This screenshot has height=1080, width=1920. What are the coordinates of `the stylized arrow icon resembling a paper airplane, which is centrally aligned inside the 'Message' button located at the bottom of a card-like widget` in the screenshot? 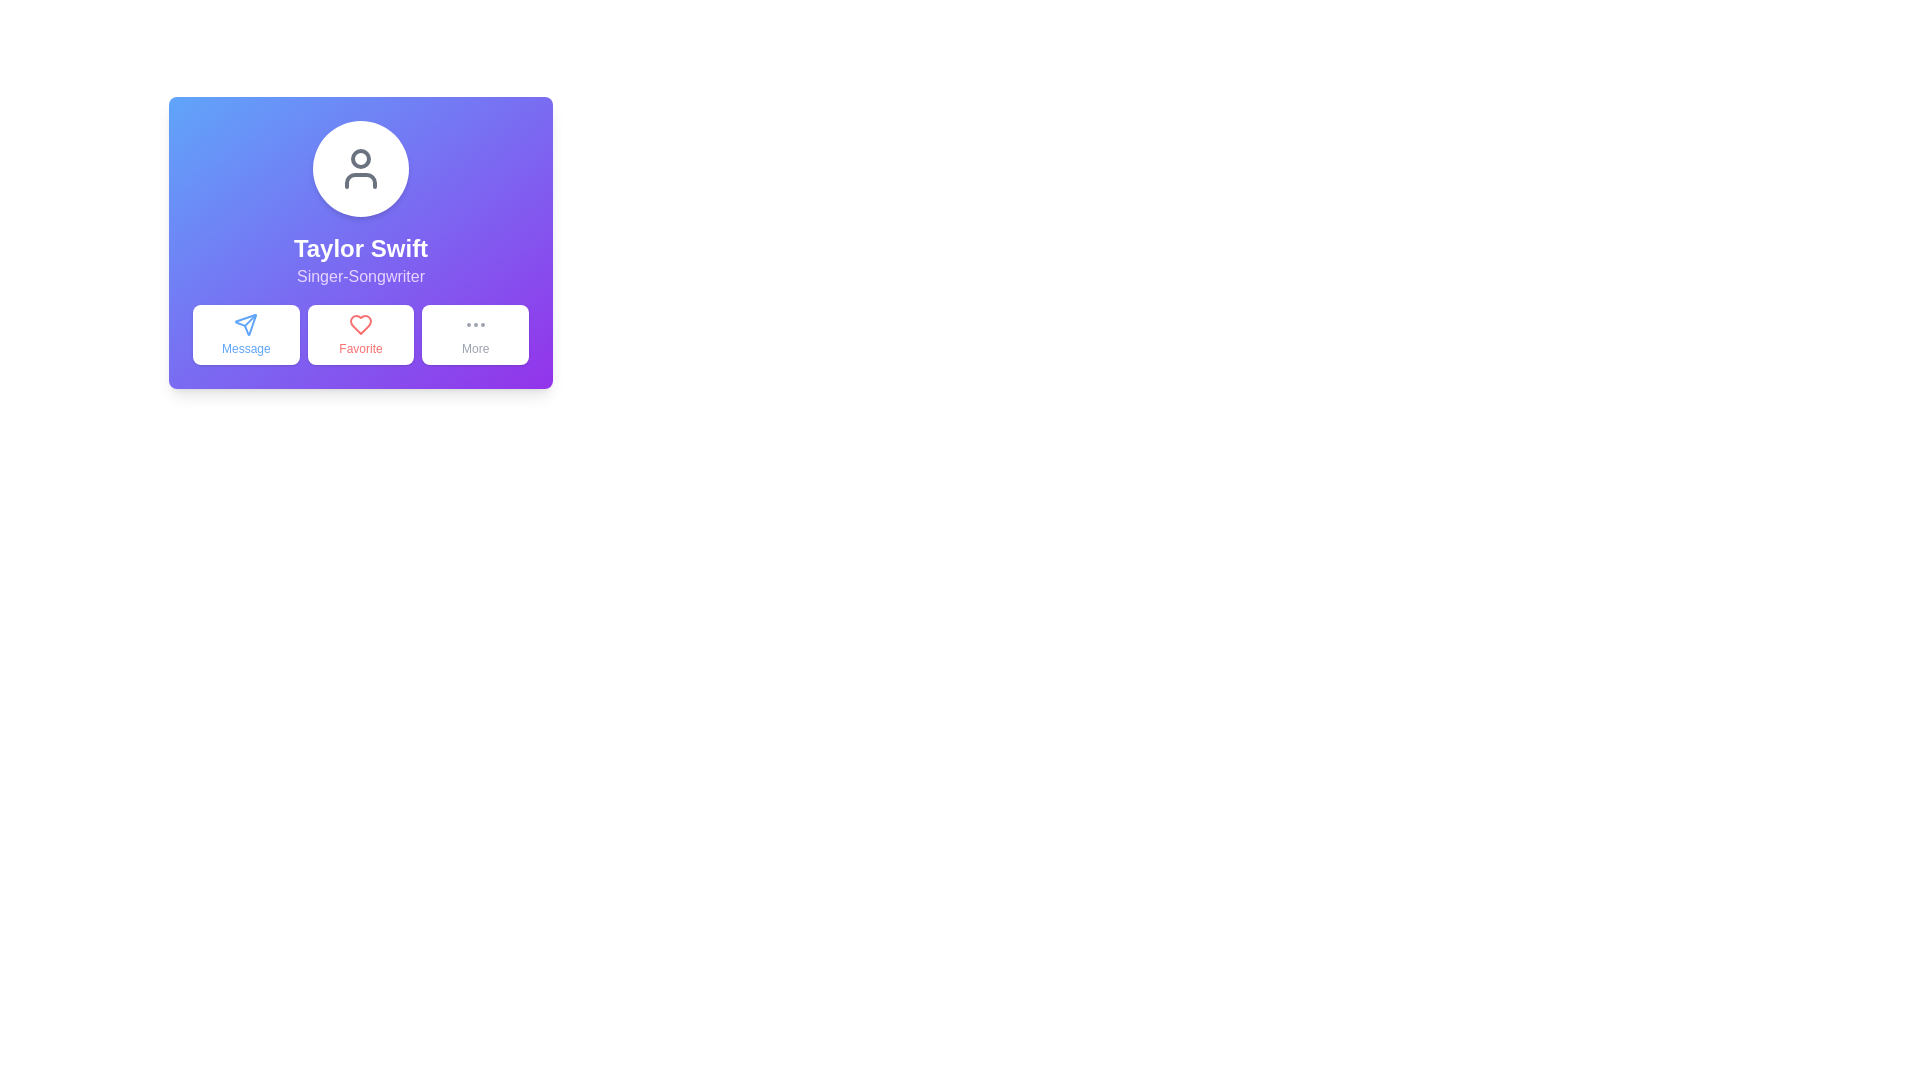 It's located at (245, 323).